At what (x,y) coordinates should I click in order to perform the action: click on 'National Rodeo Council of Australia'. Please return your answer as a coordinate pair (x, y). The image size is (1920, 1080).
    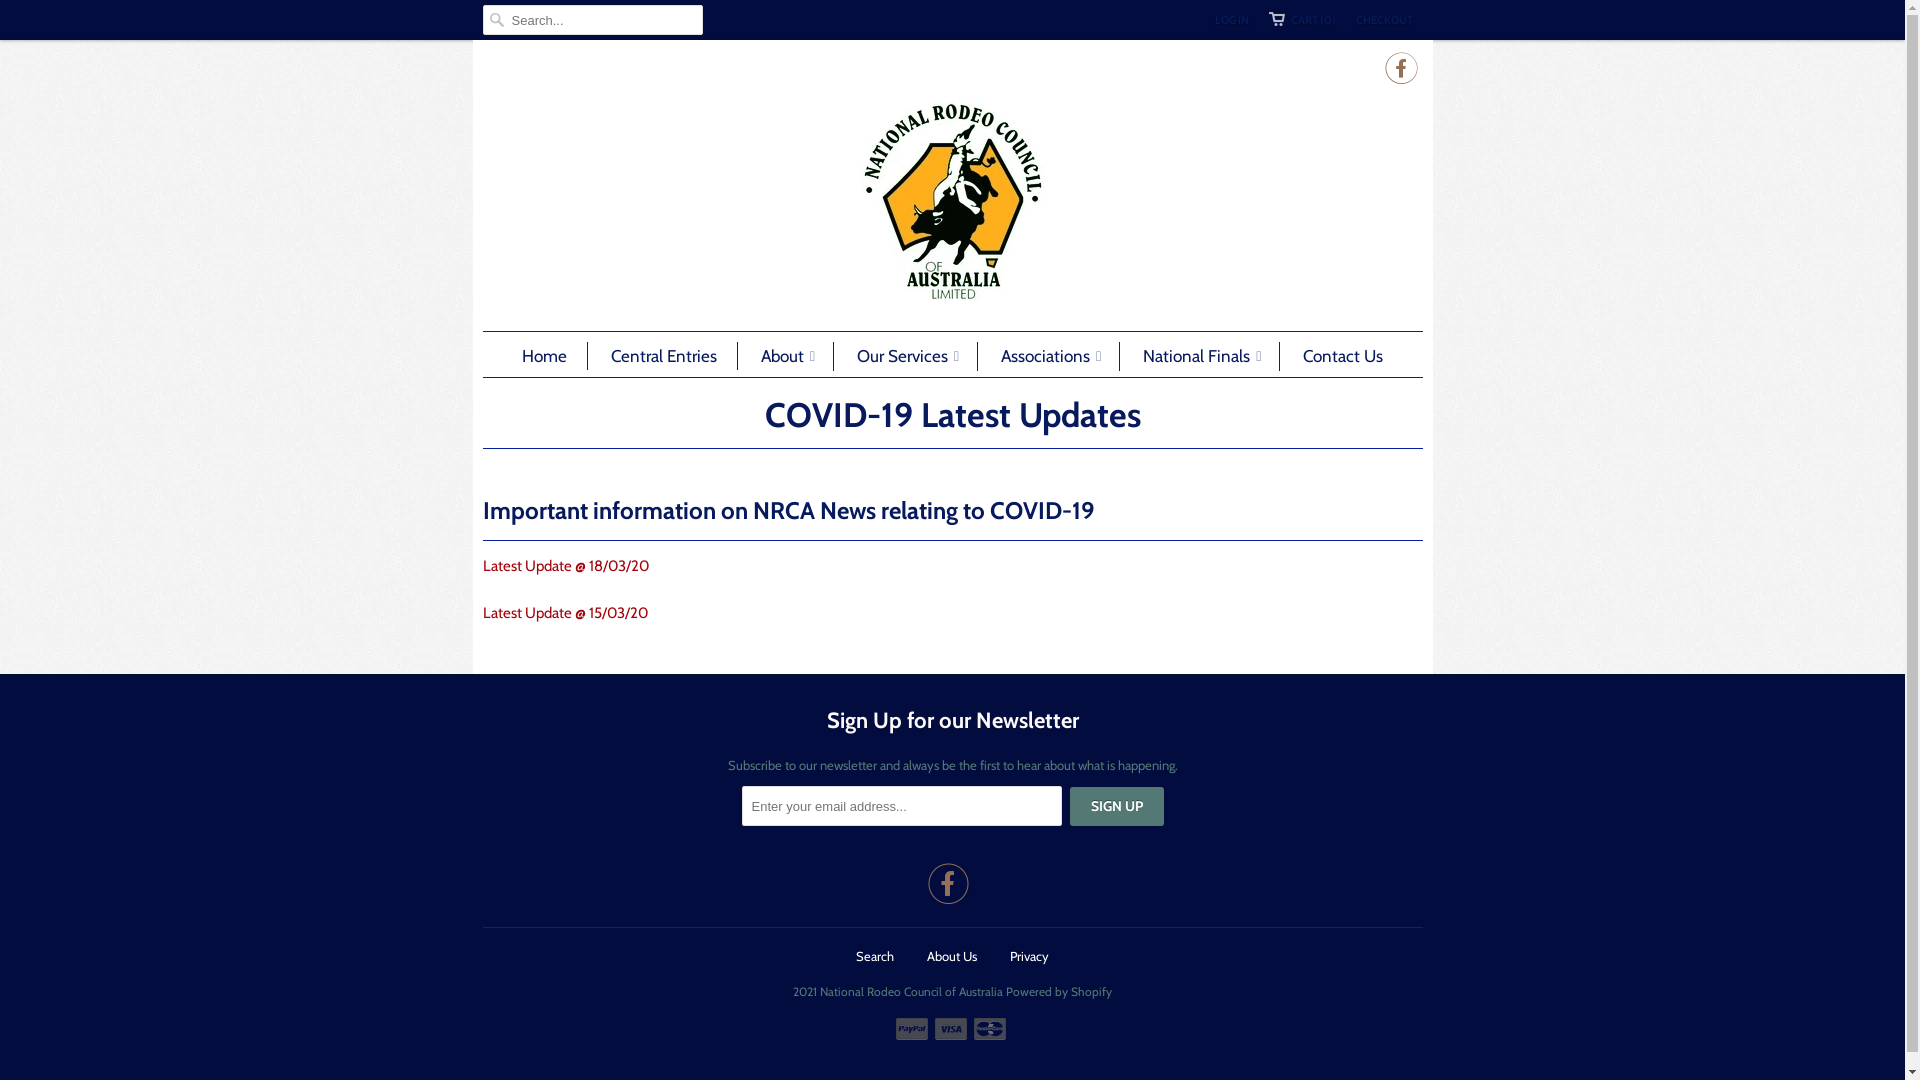
    Looking at the image, I should click on (950, 201).